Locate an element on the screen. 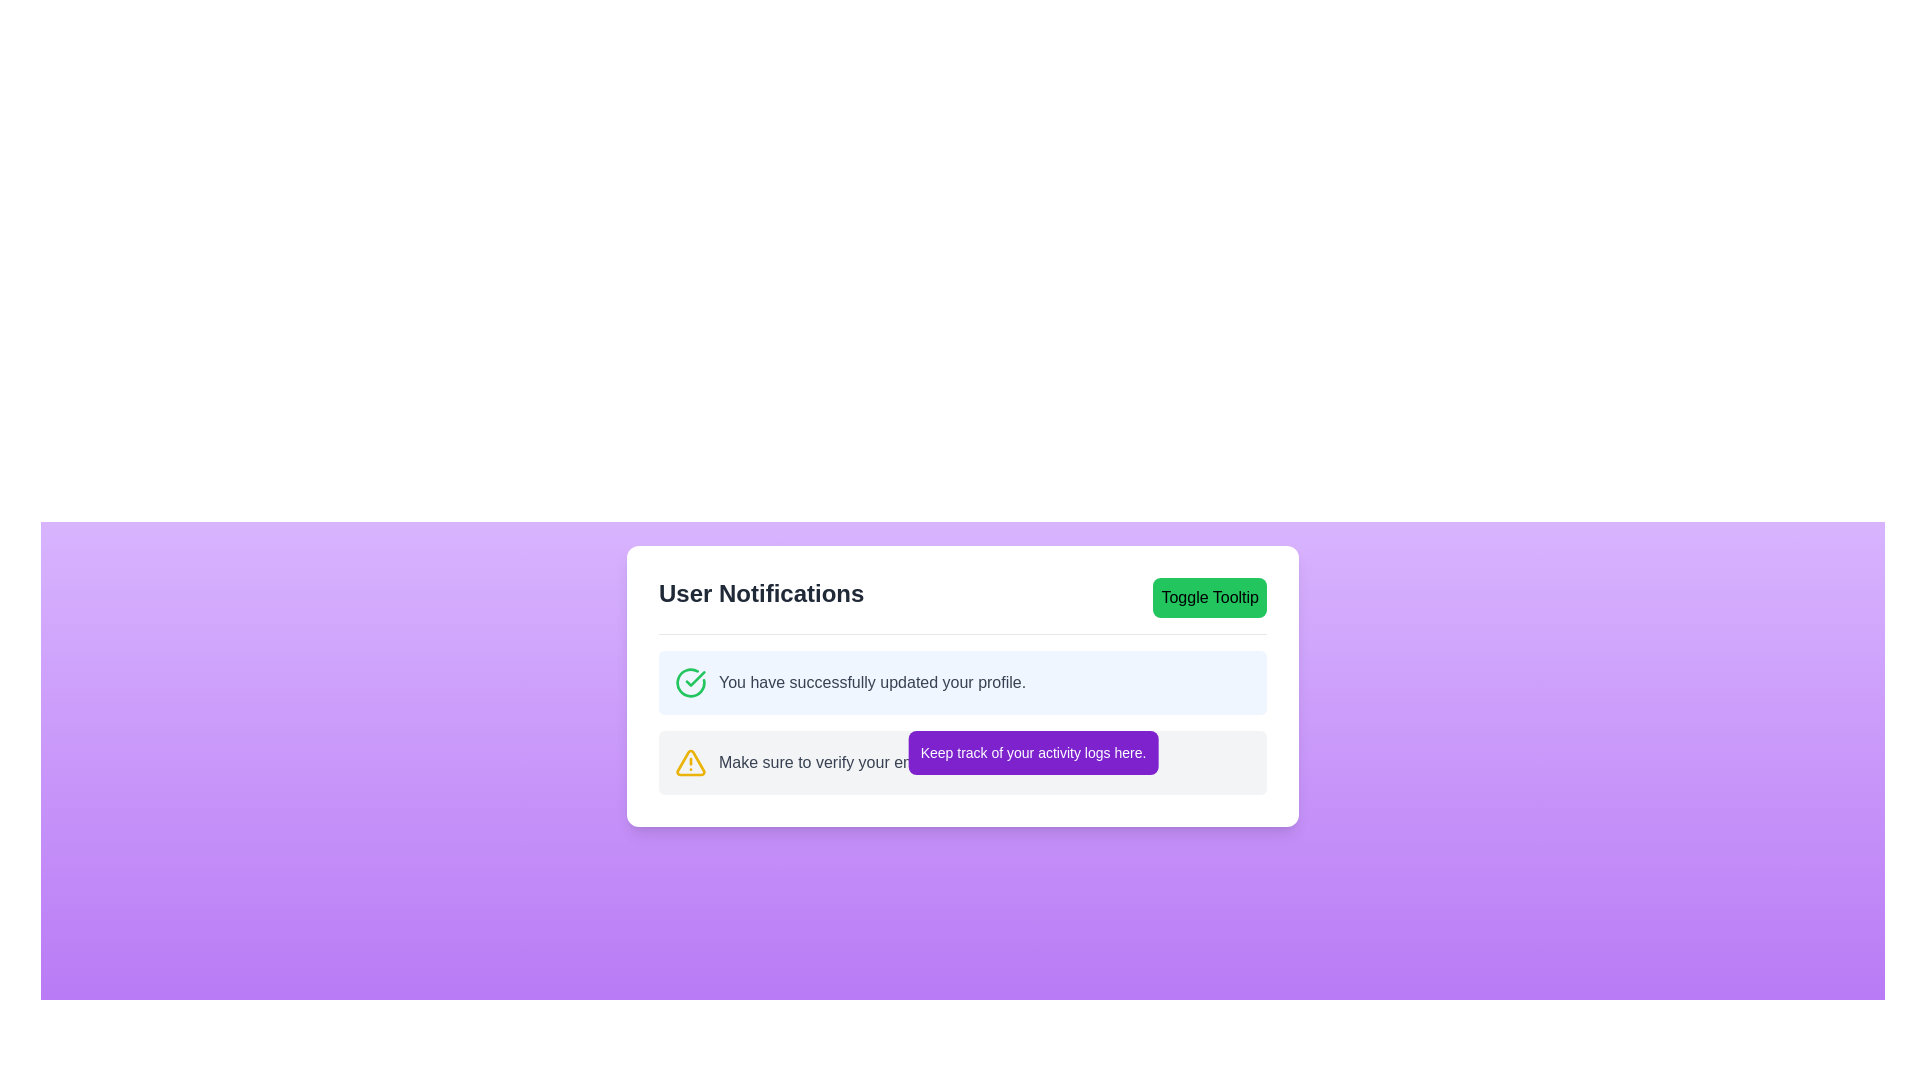  visual styling of the success SVG Icon located to the left of the text 'You have successfully updated your profile.' in the notification panel is located at coordinates (691, 681).